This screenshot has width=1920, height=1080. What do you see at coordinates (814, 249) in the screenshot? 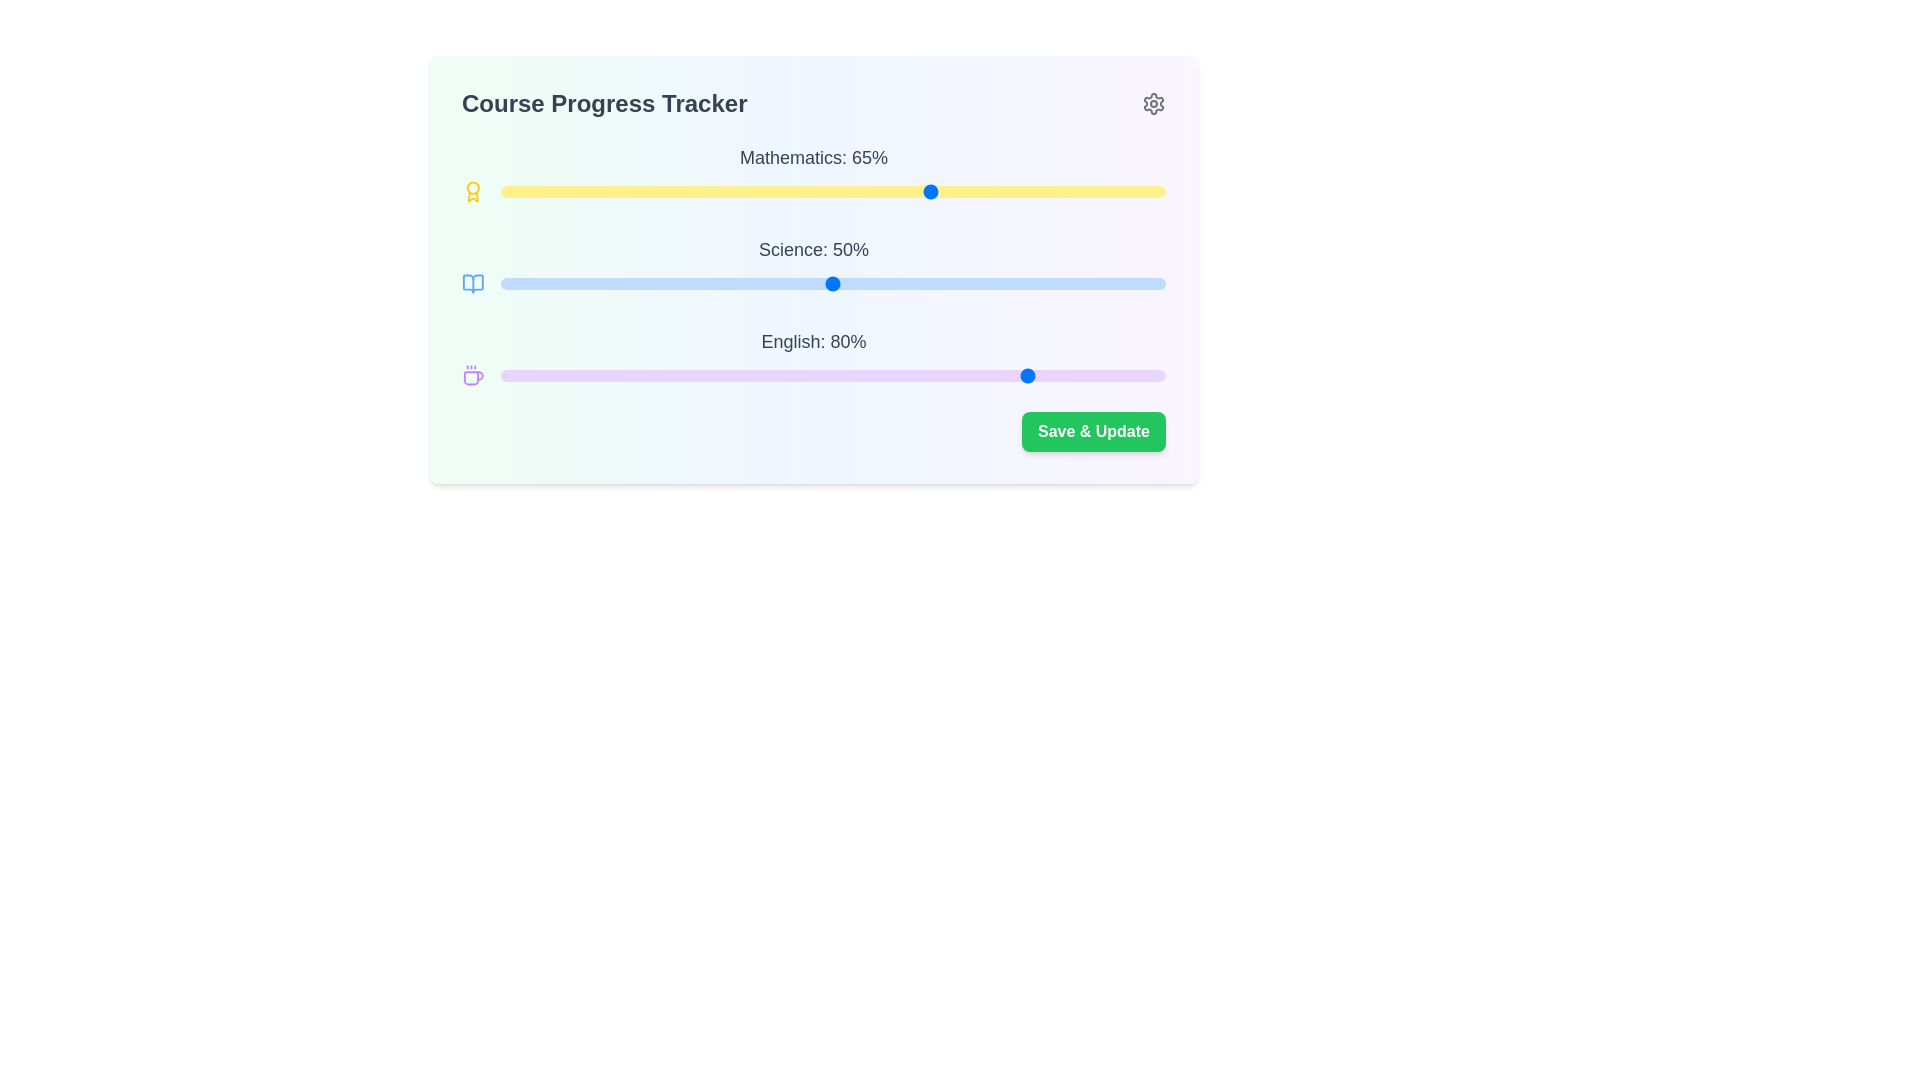
I see `the text label indicating 50% completion for the subject 'Science'` at bounding box center [814, 249].